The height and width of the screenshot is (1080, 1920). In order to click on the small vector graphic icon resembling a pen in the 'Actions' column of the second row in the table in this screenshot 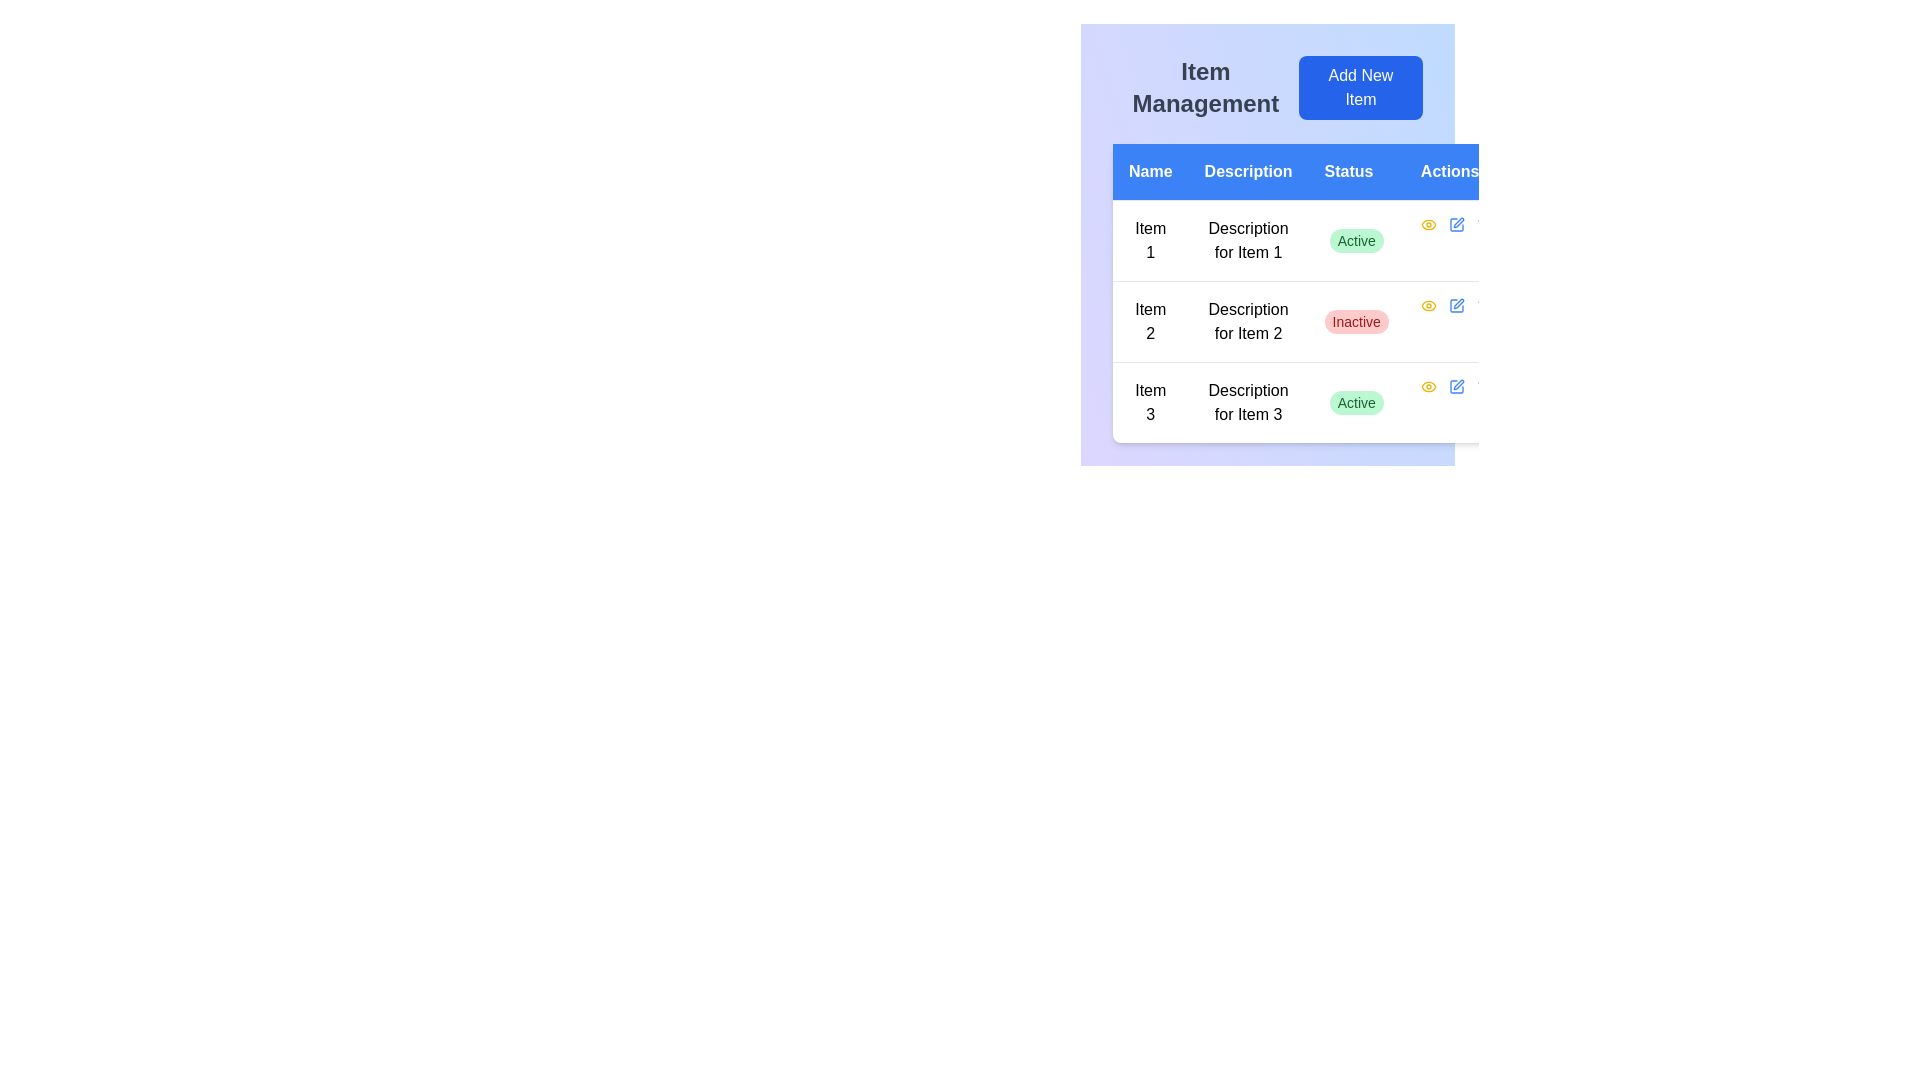, I will do `click(1458, 304)`.